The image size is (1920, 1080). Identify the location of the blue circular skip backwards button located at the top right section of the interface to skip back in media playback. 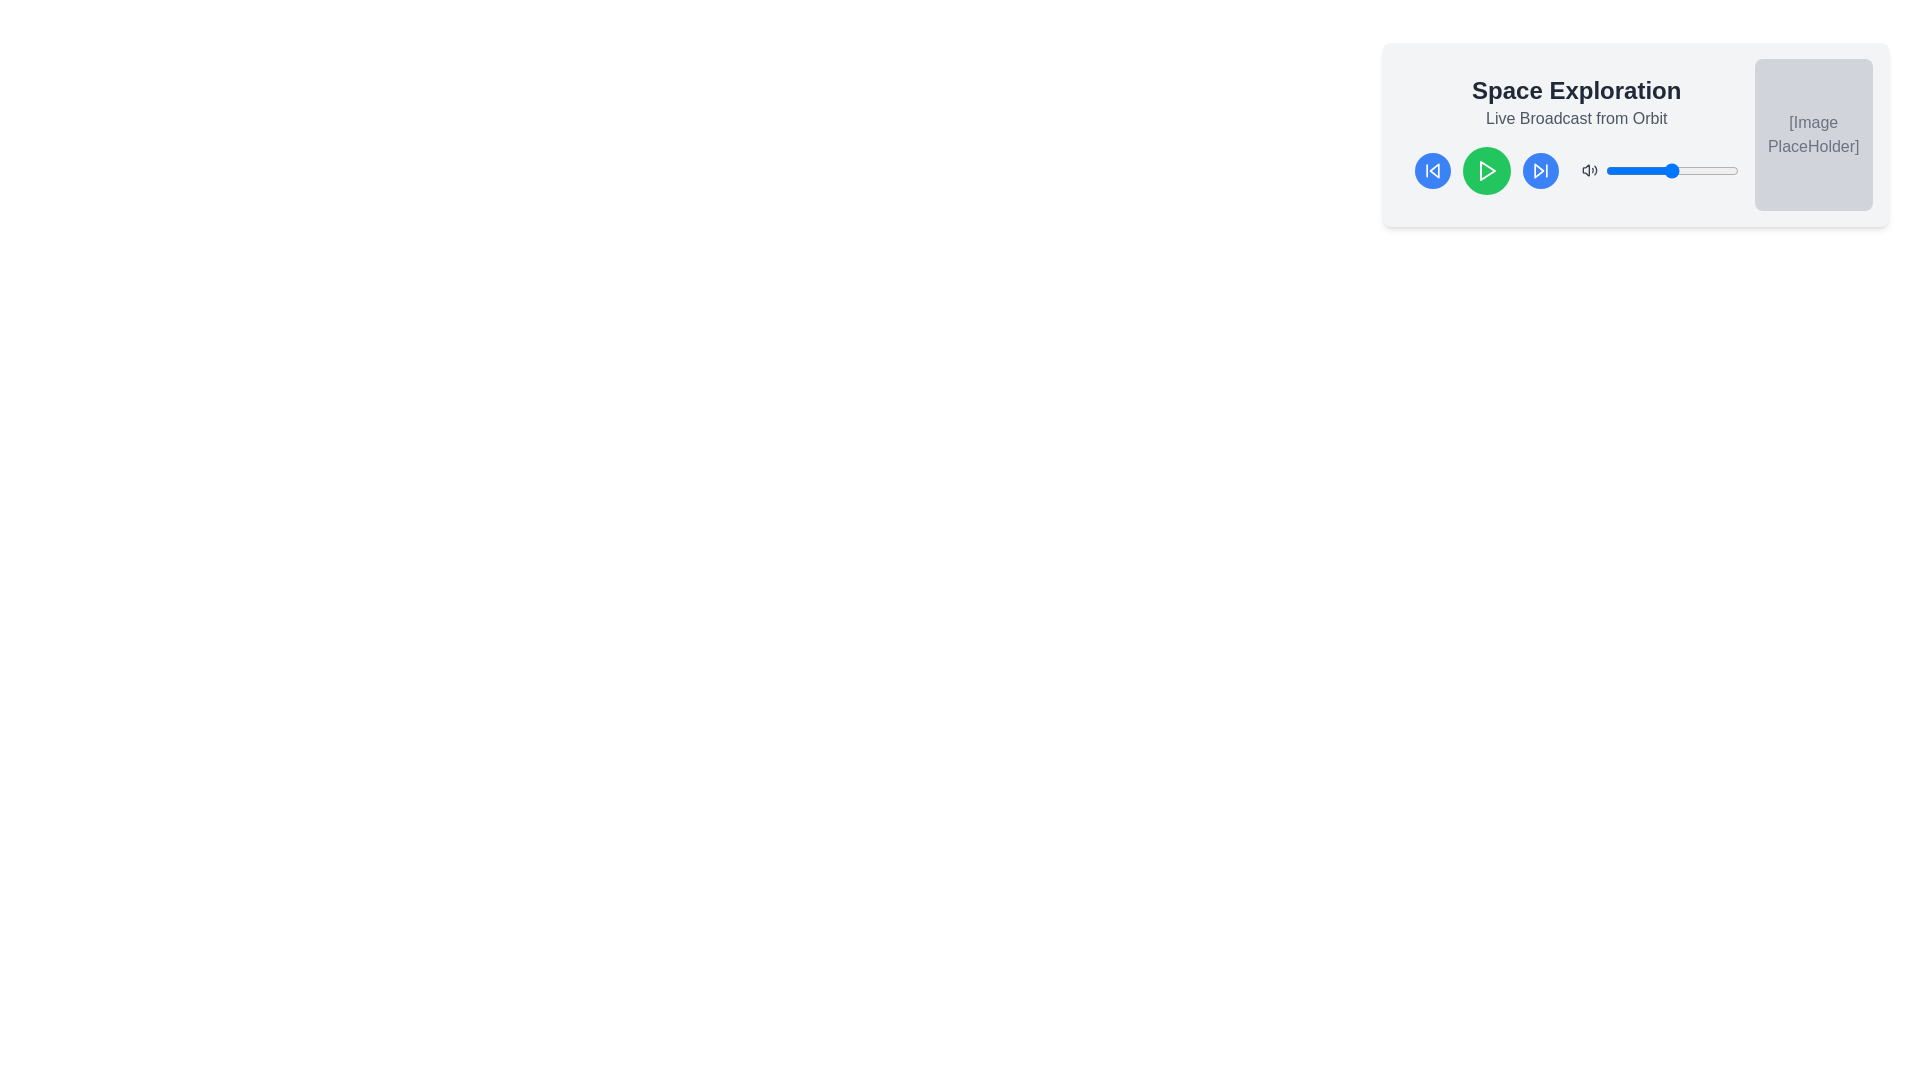
(1432, 169).